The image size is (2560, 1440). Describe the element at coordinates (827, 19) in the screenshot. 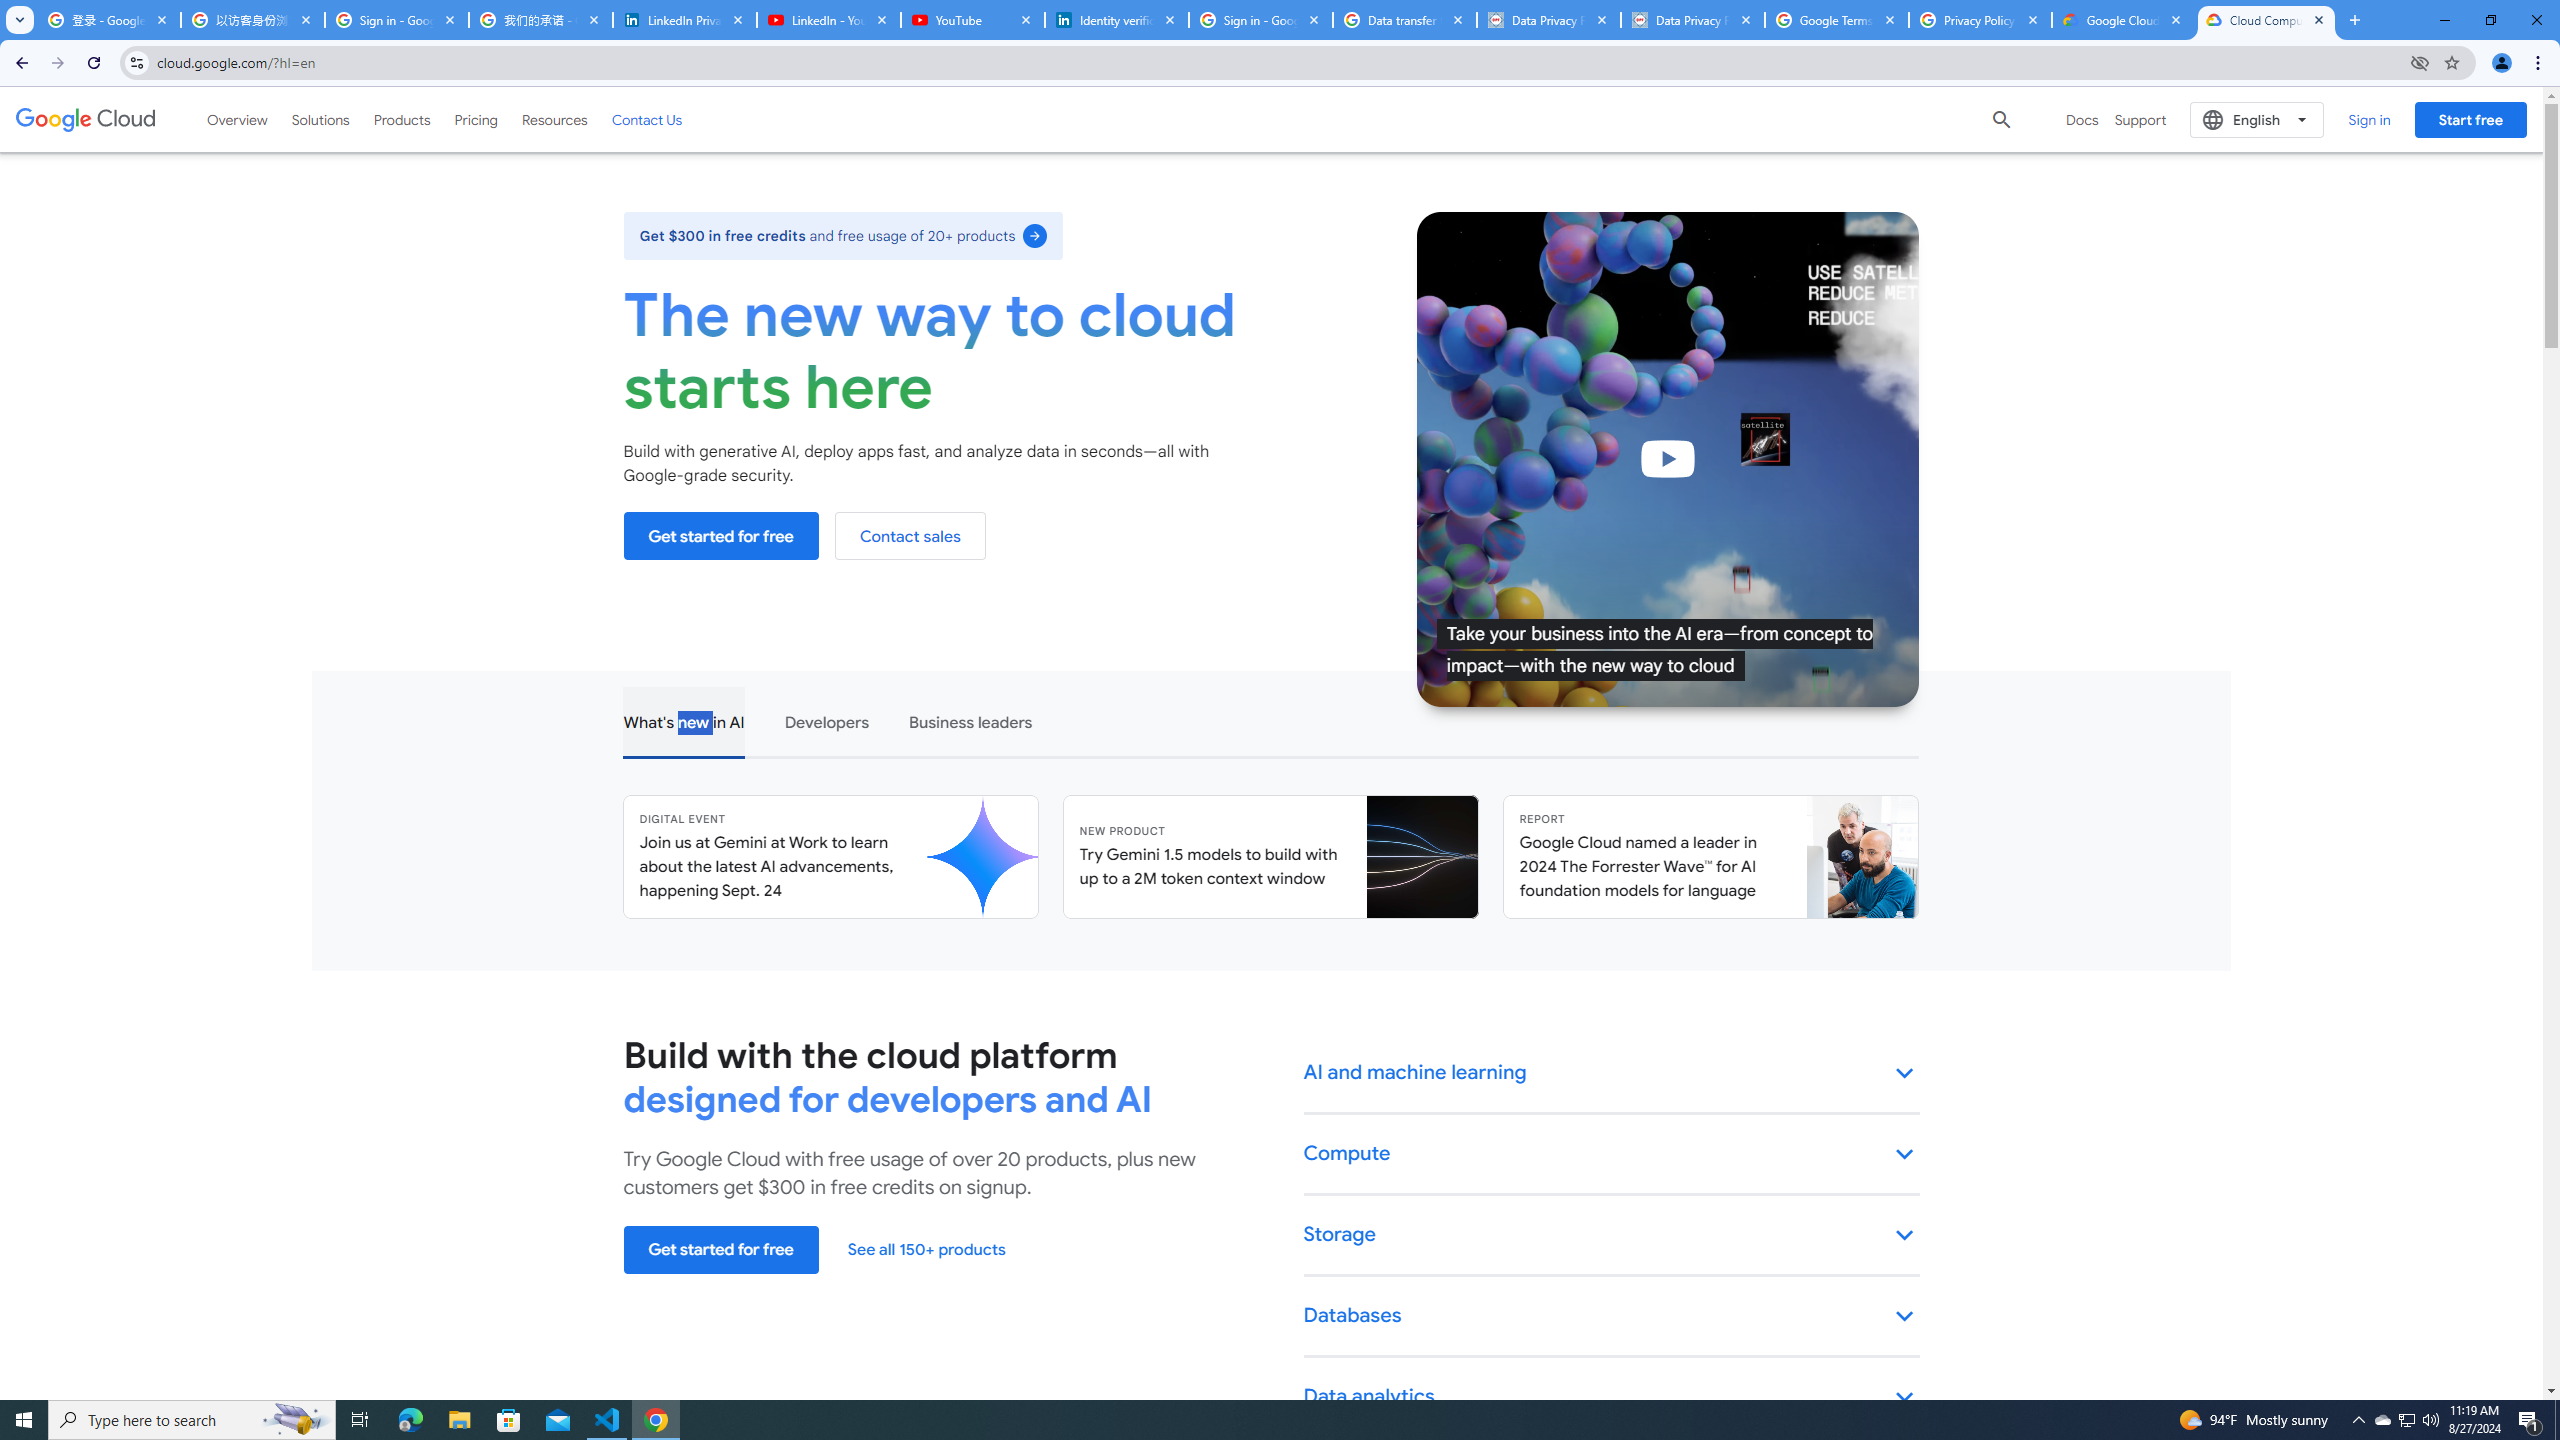

I see `'LinkedIn - YouTube'` at that location.